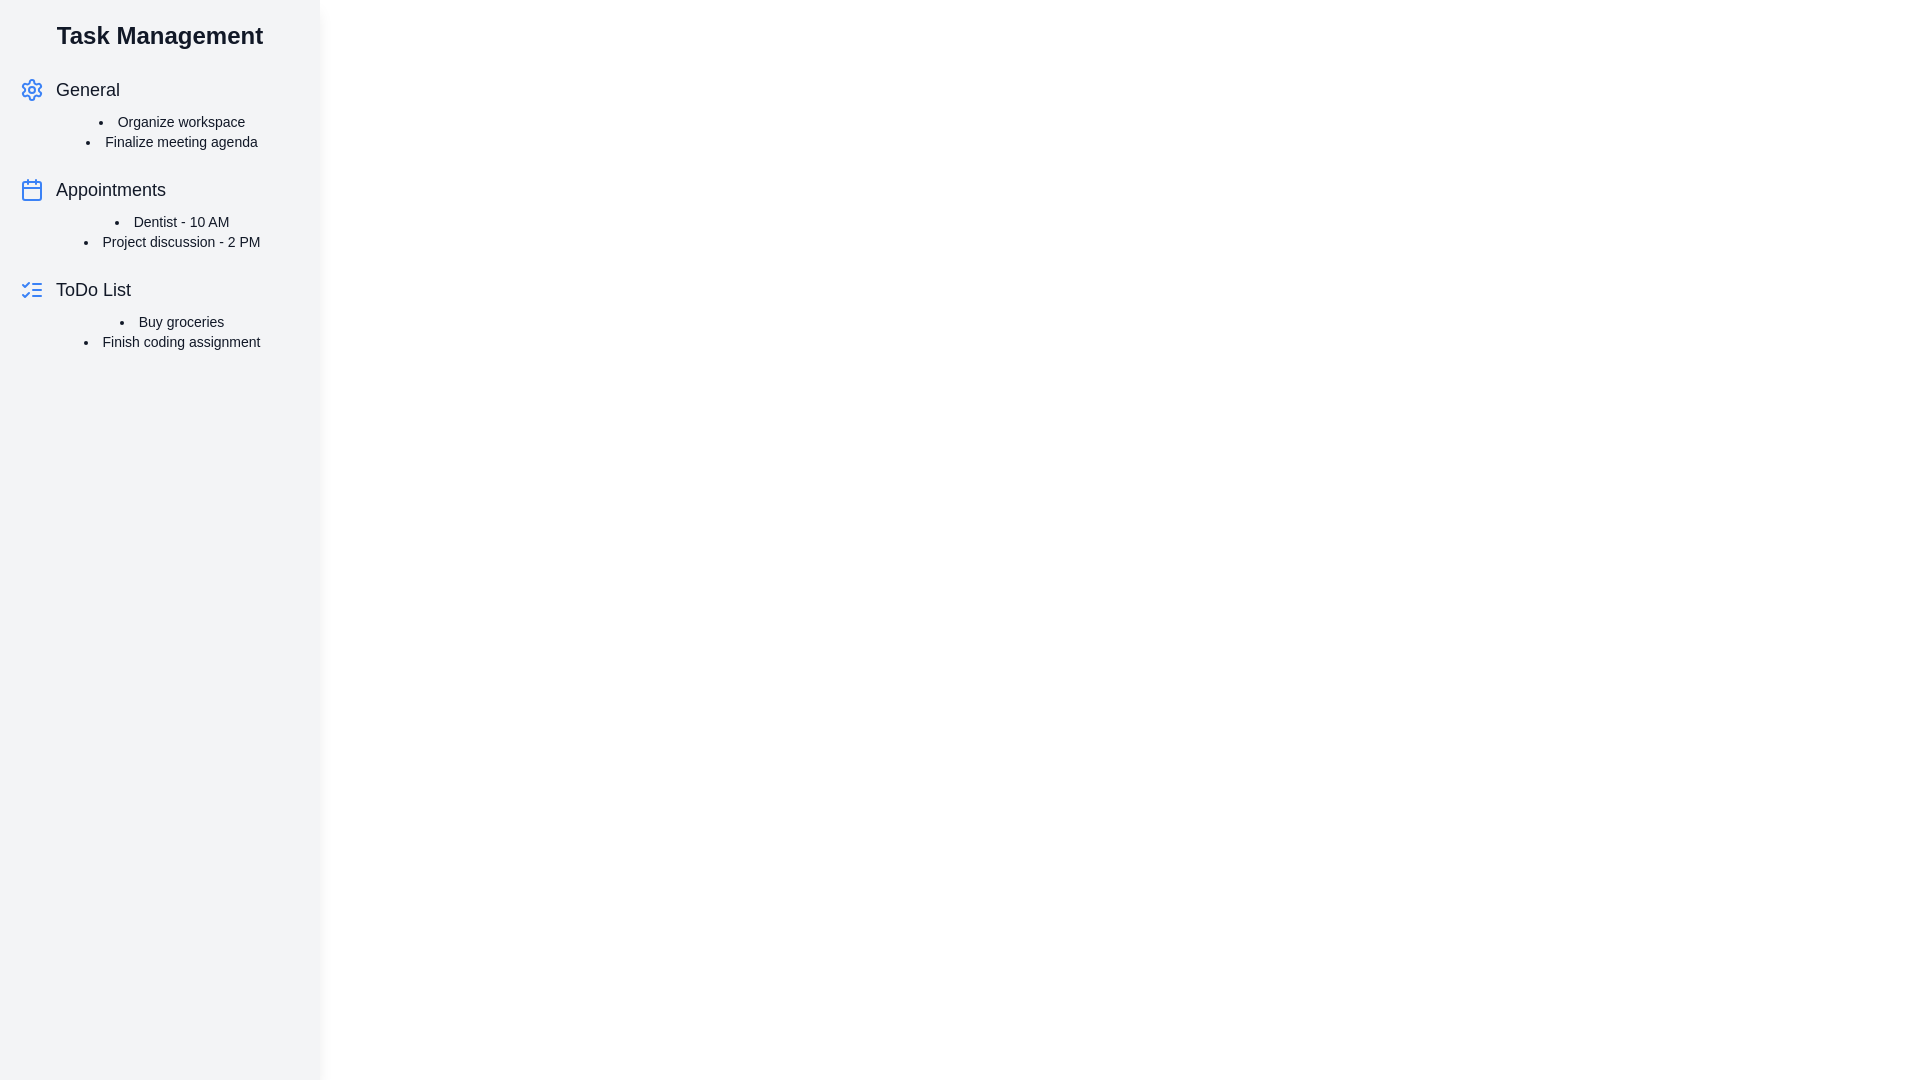  I want to click on the task text Dentist - 10 AM to open the task, so click(172, 222).